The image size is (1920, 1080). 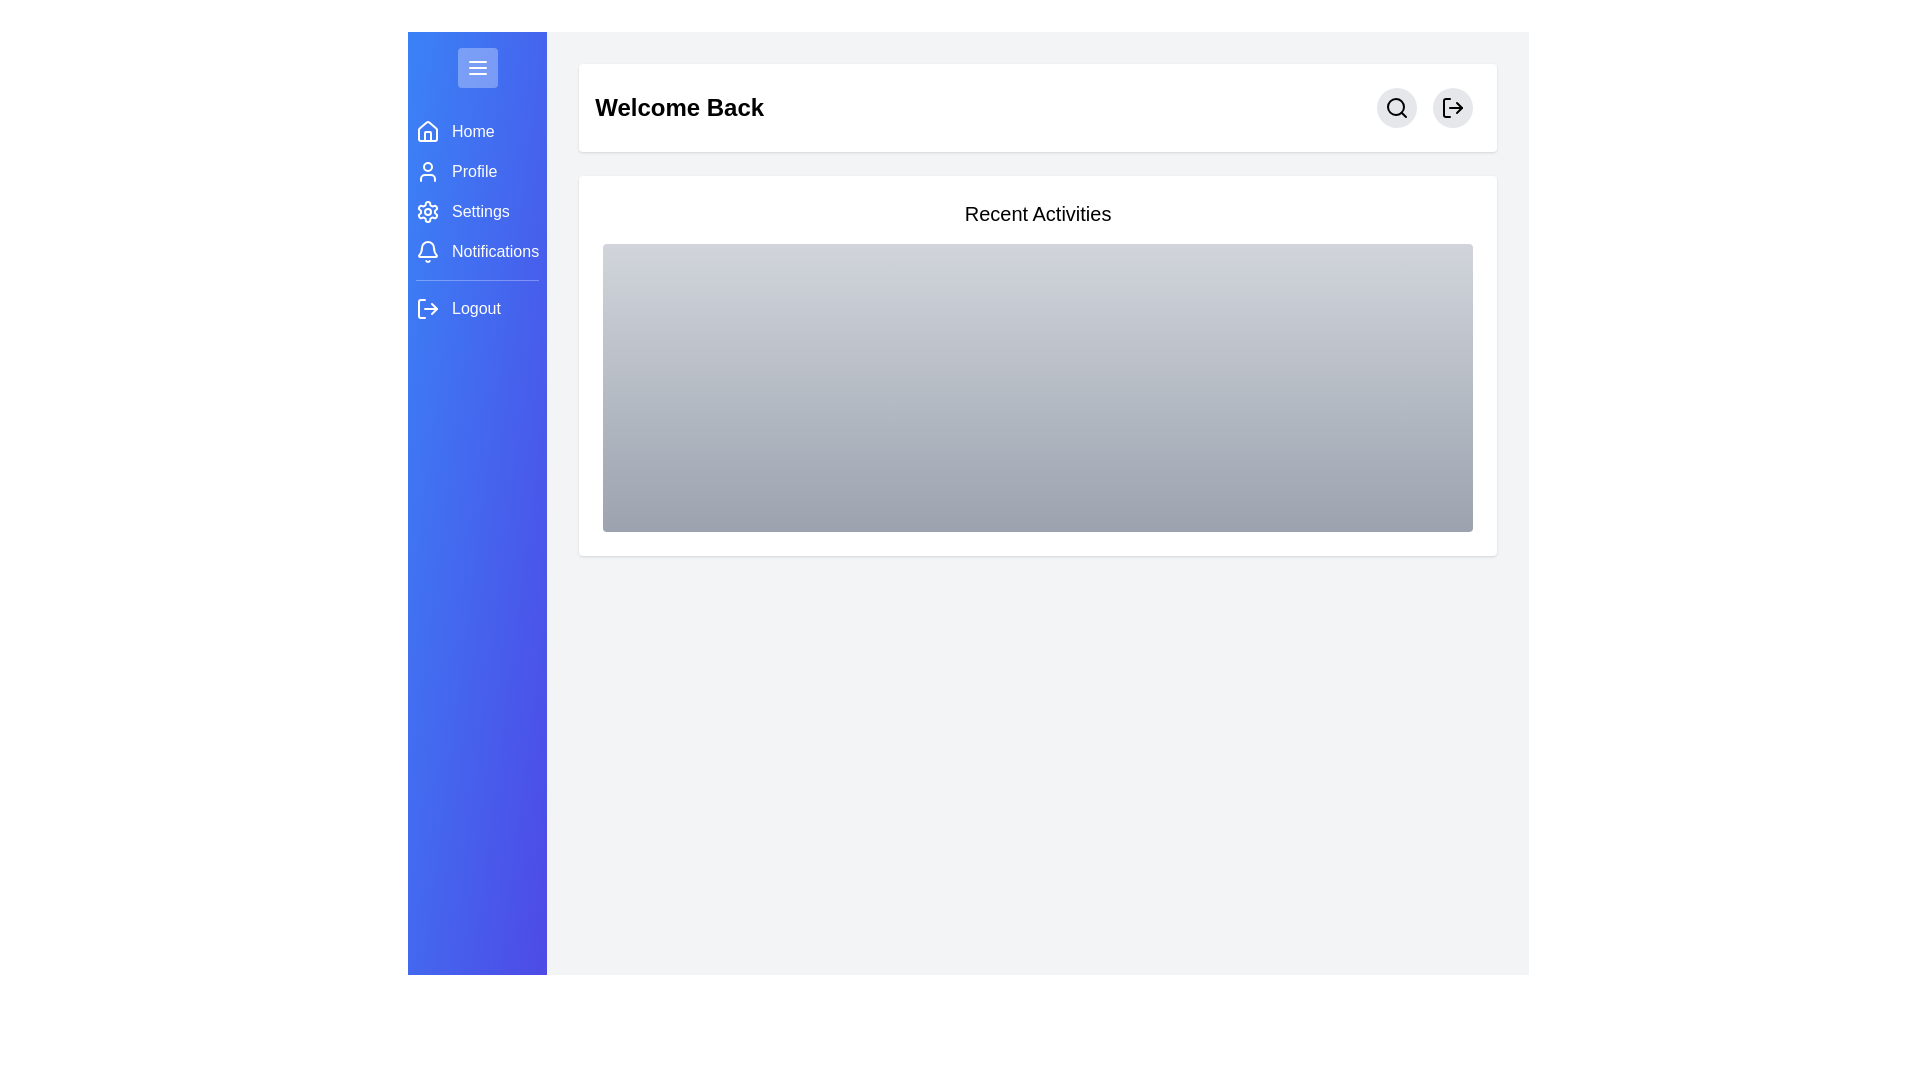 What do you see at coordinates (476, 250) in the screenshot?
I see `the navigation link for Notifications, which is the fourth item in the left vertical navigation bar, positioned below Home, Profile, and Settings, and above Logout` at bounding box center [476, 250].